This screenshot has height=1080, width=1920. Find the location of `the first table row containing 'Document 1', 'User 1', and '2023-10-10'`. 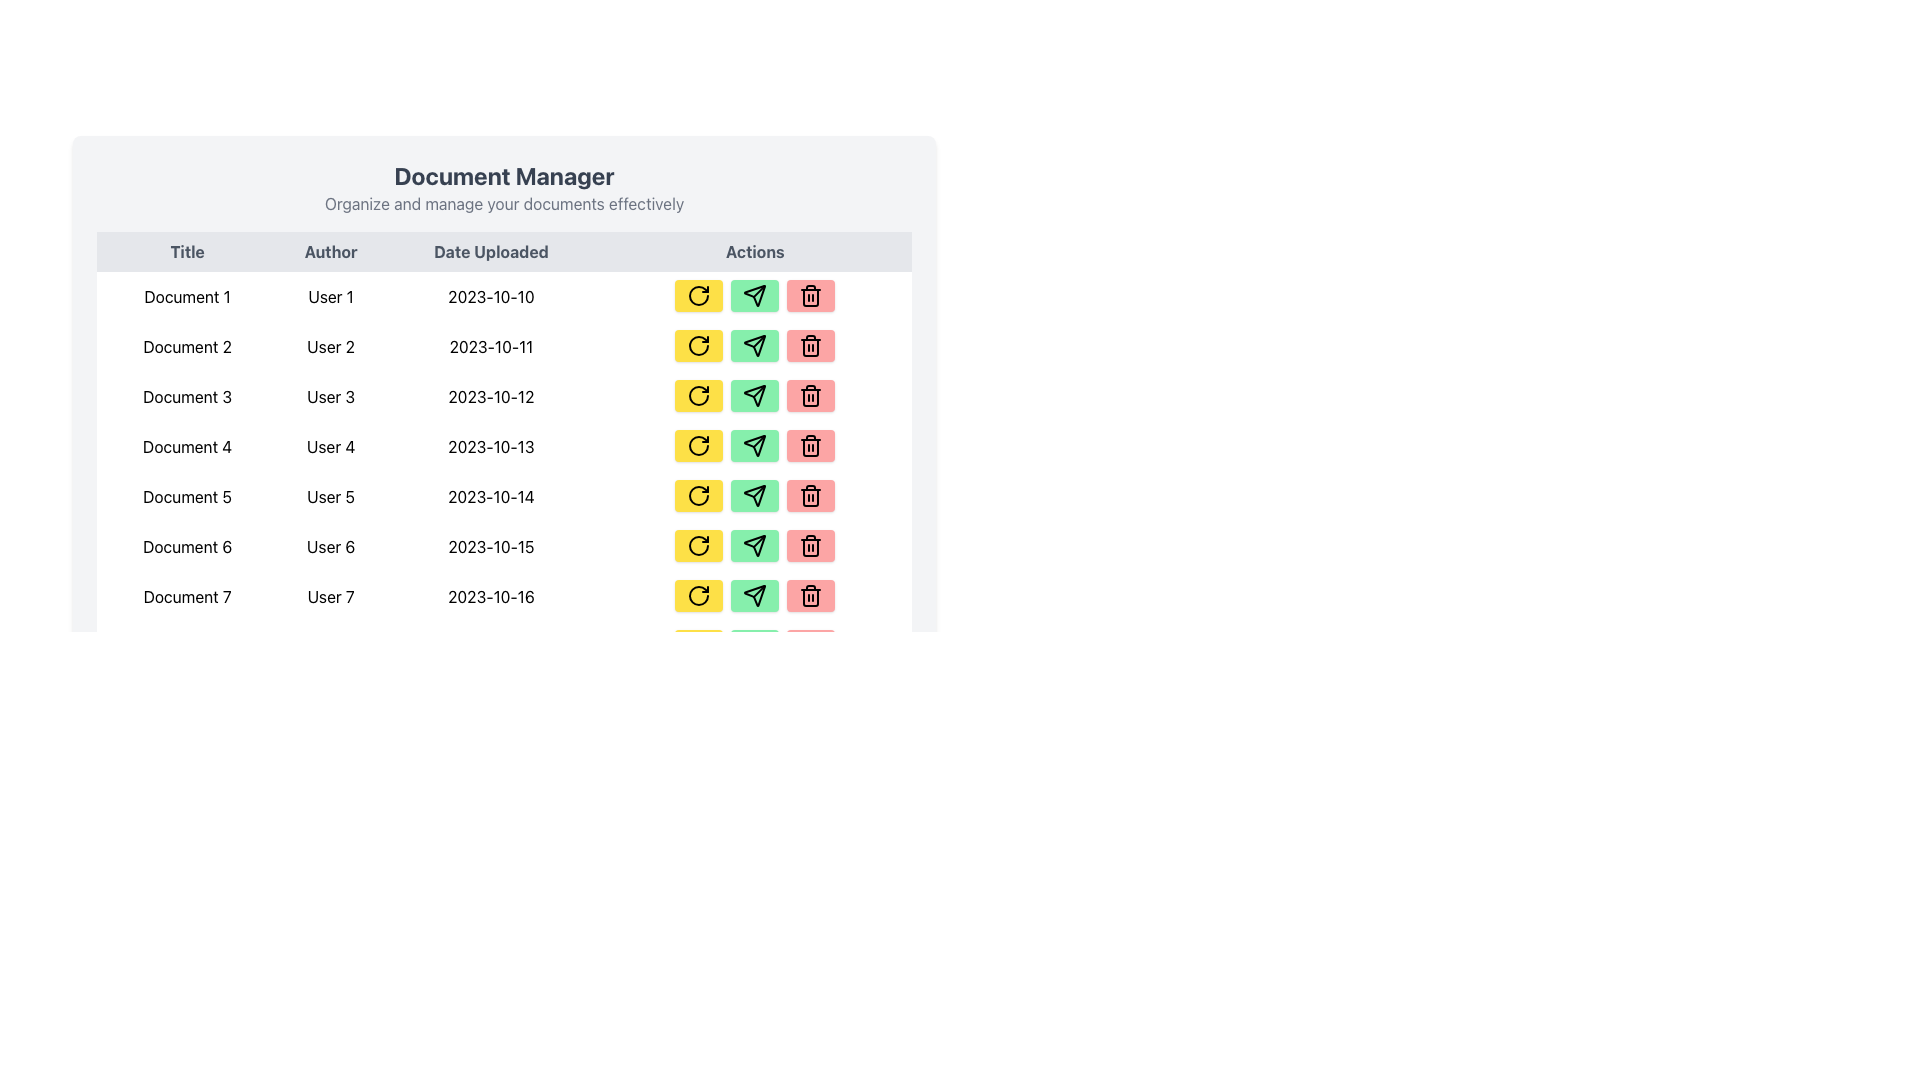

the first table row containing 'Document 1', 'User 1', and '2023-10-10' is located at coordinates (504, 297).